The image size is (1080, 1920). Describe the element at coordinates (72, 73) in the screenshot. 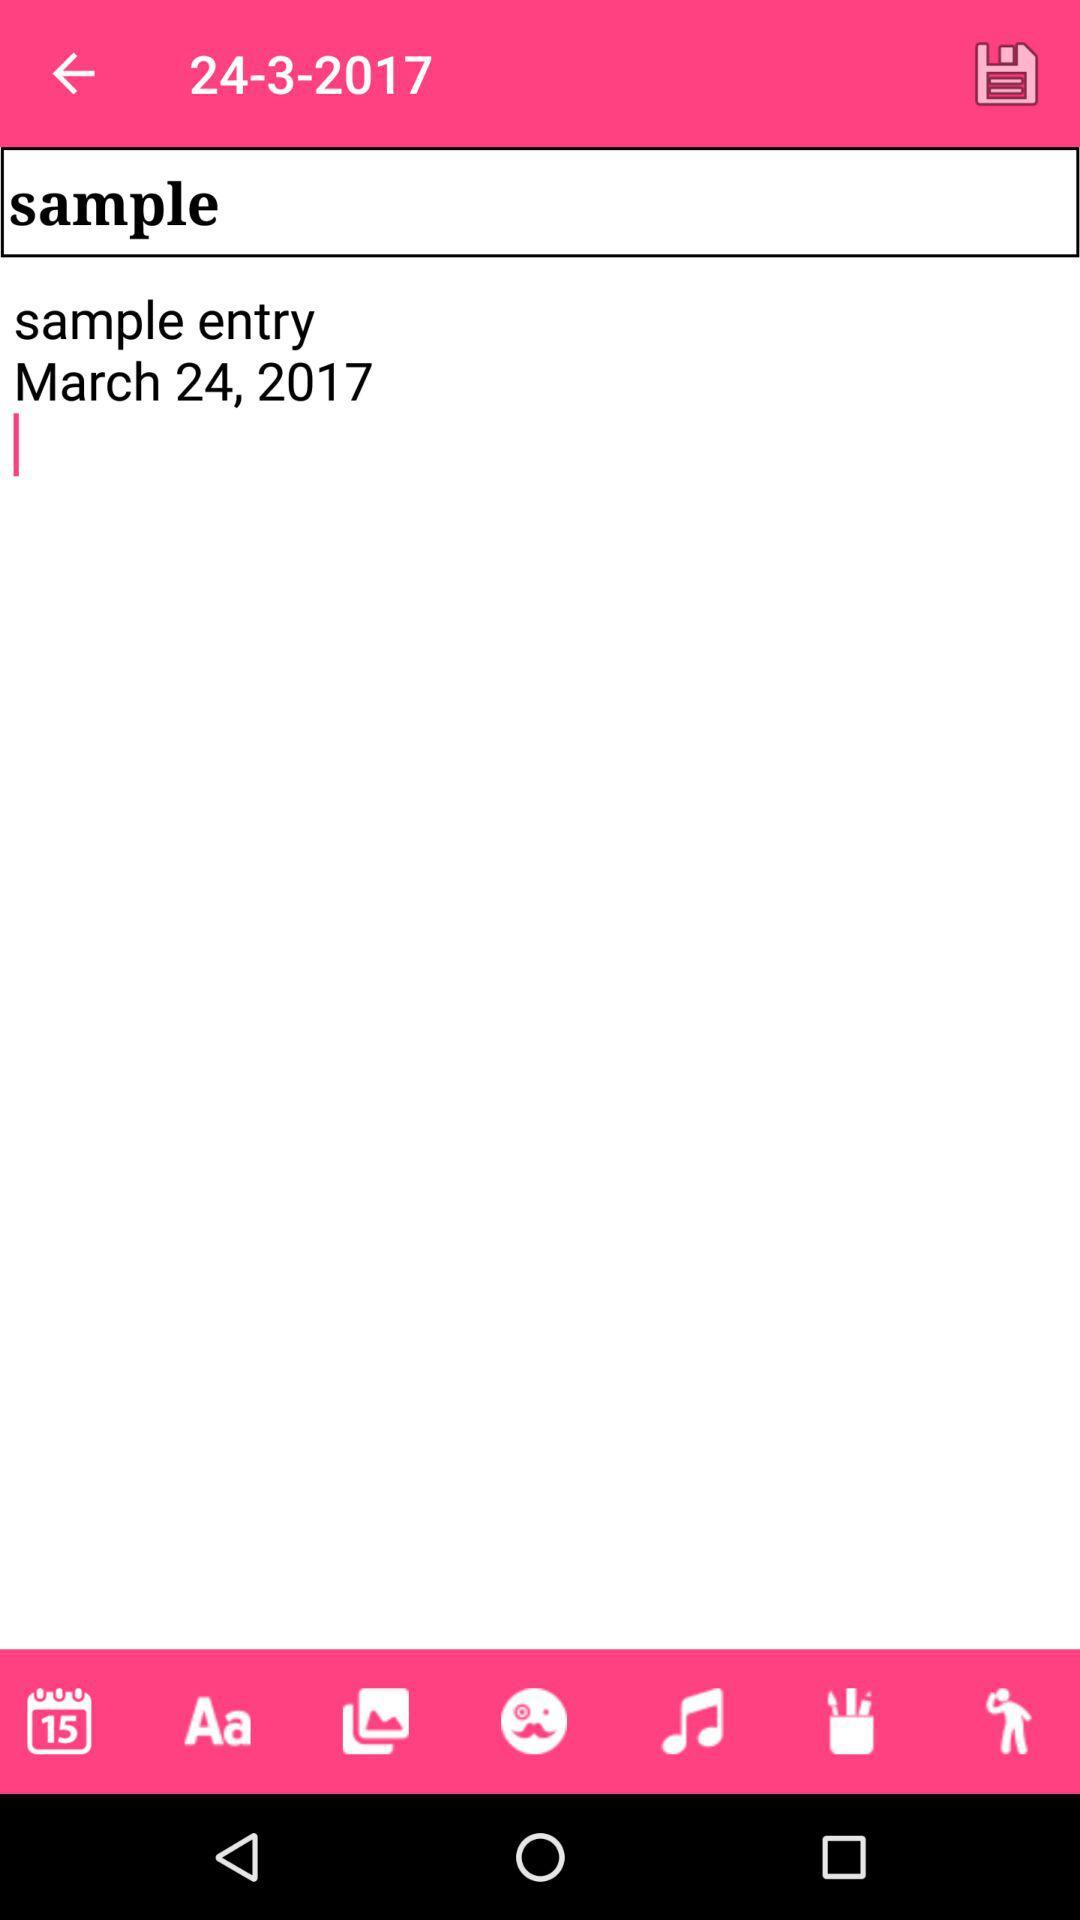

I see `the app to the left of 24-3-2017 app` at that location.